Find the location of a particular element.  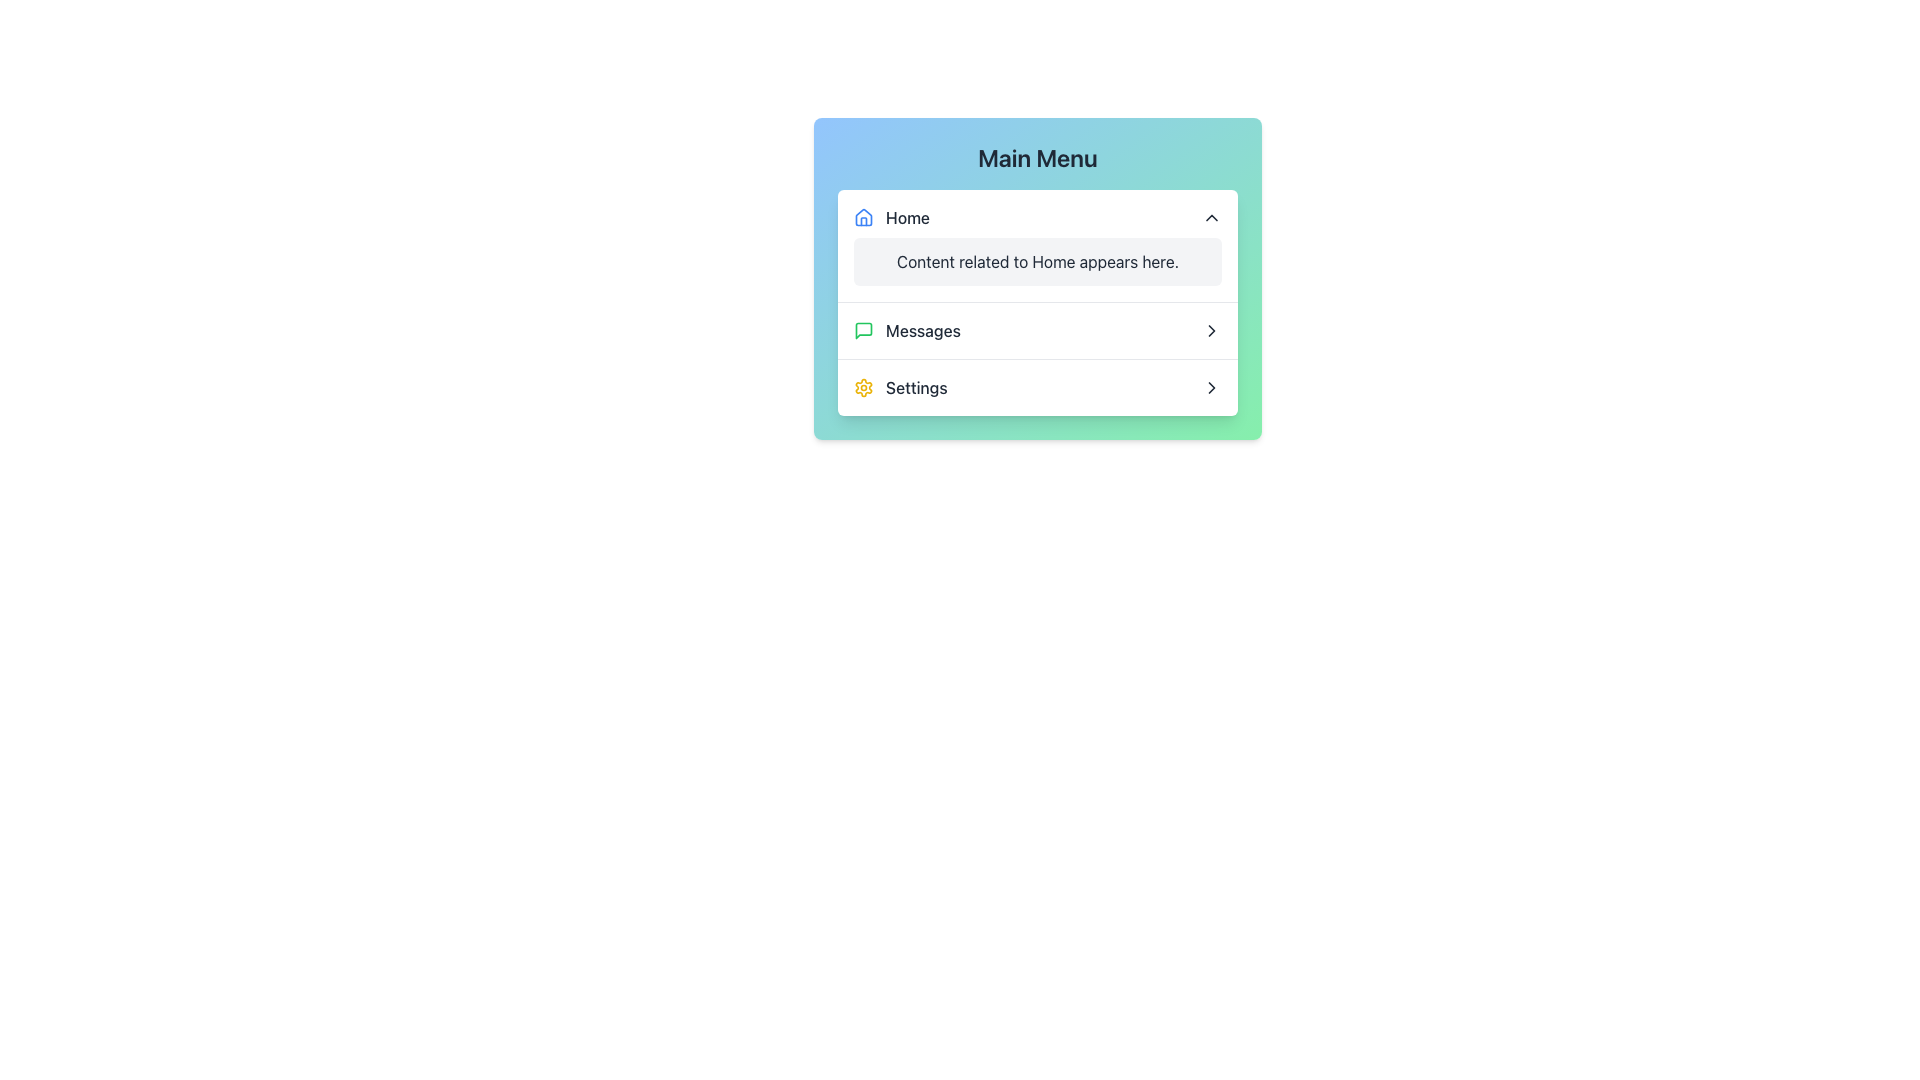

the 'Settings' text label with the yellow gear icon in the bottom row of the vertical navigation menu is located at coordinates (899, 388).